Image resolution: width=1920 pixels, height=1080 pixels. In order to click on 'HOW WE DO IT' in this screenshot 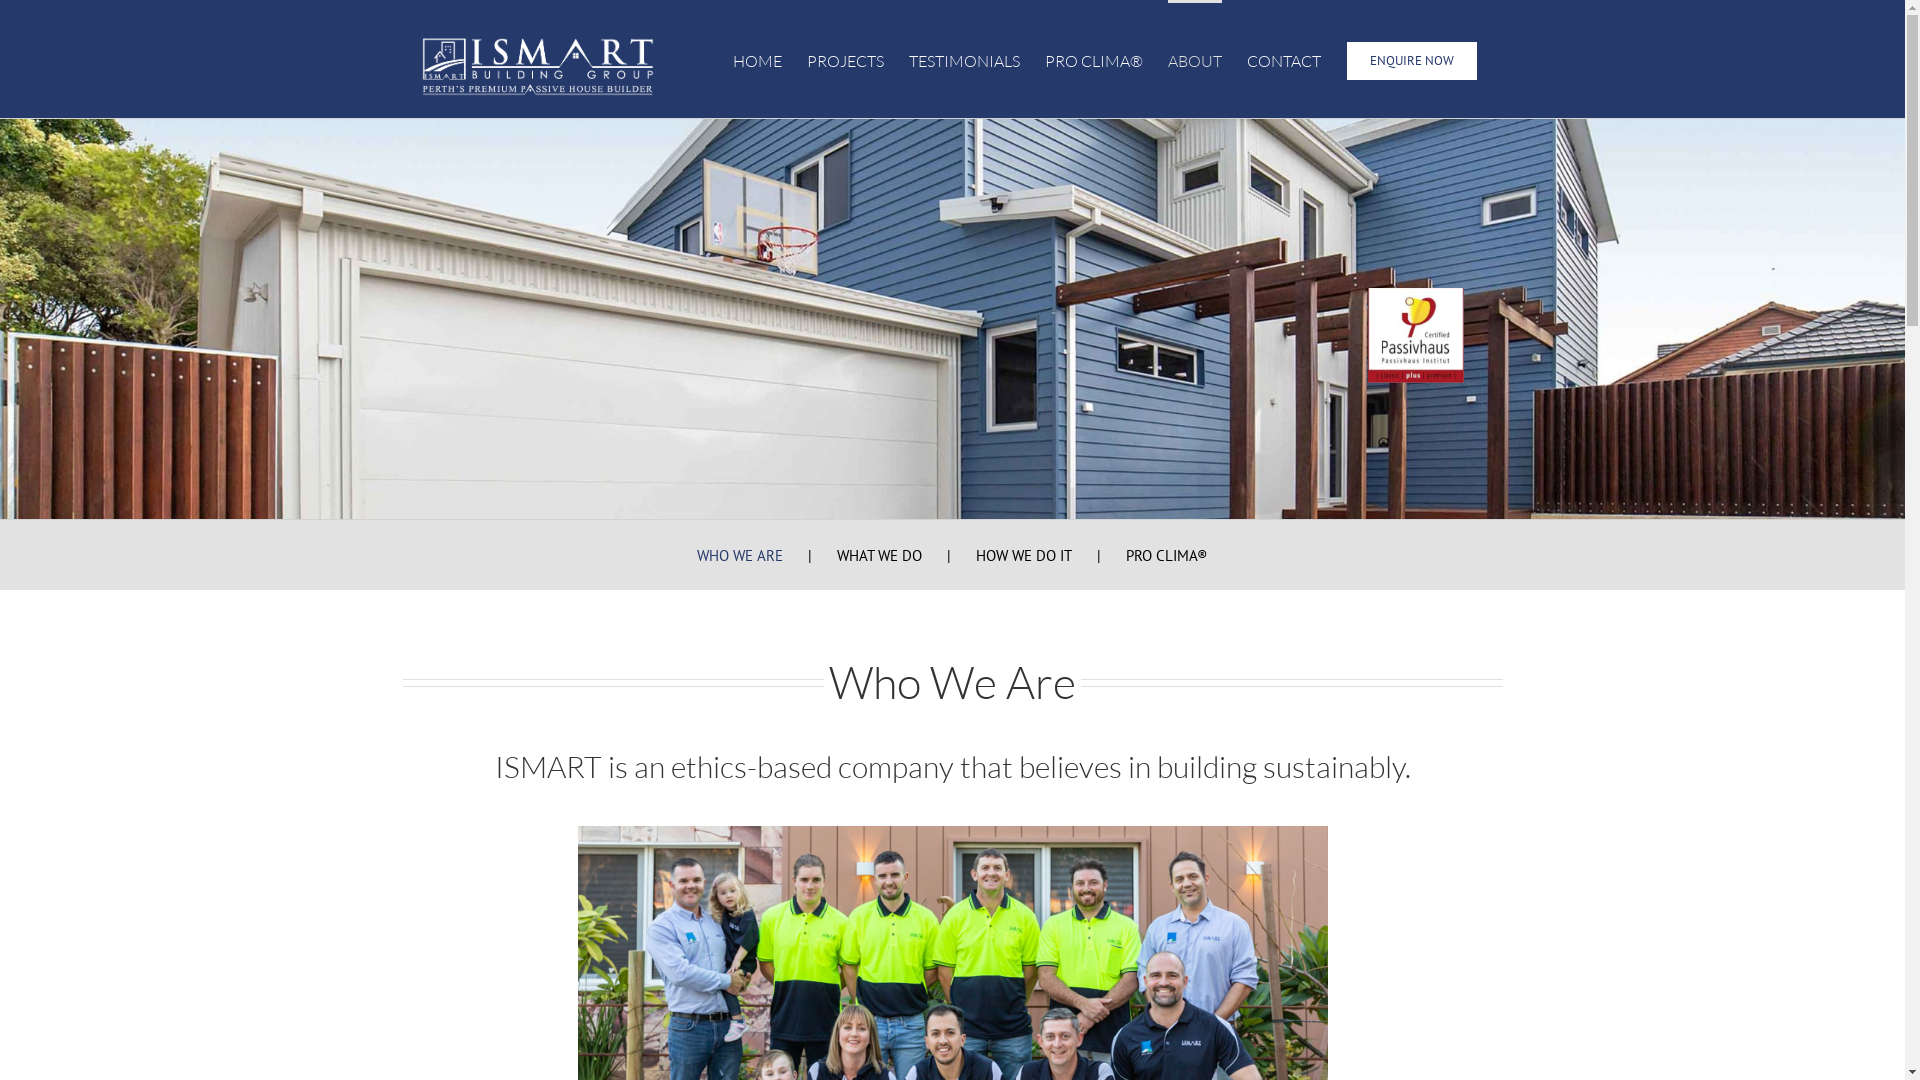, I will do `click(975, 556)`.